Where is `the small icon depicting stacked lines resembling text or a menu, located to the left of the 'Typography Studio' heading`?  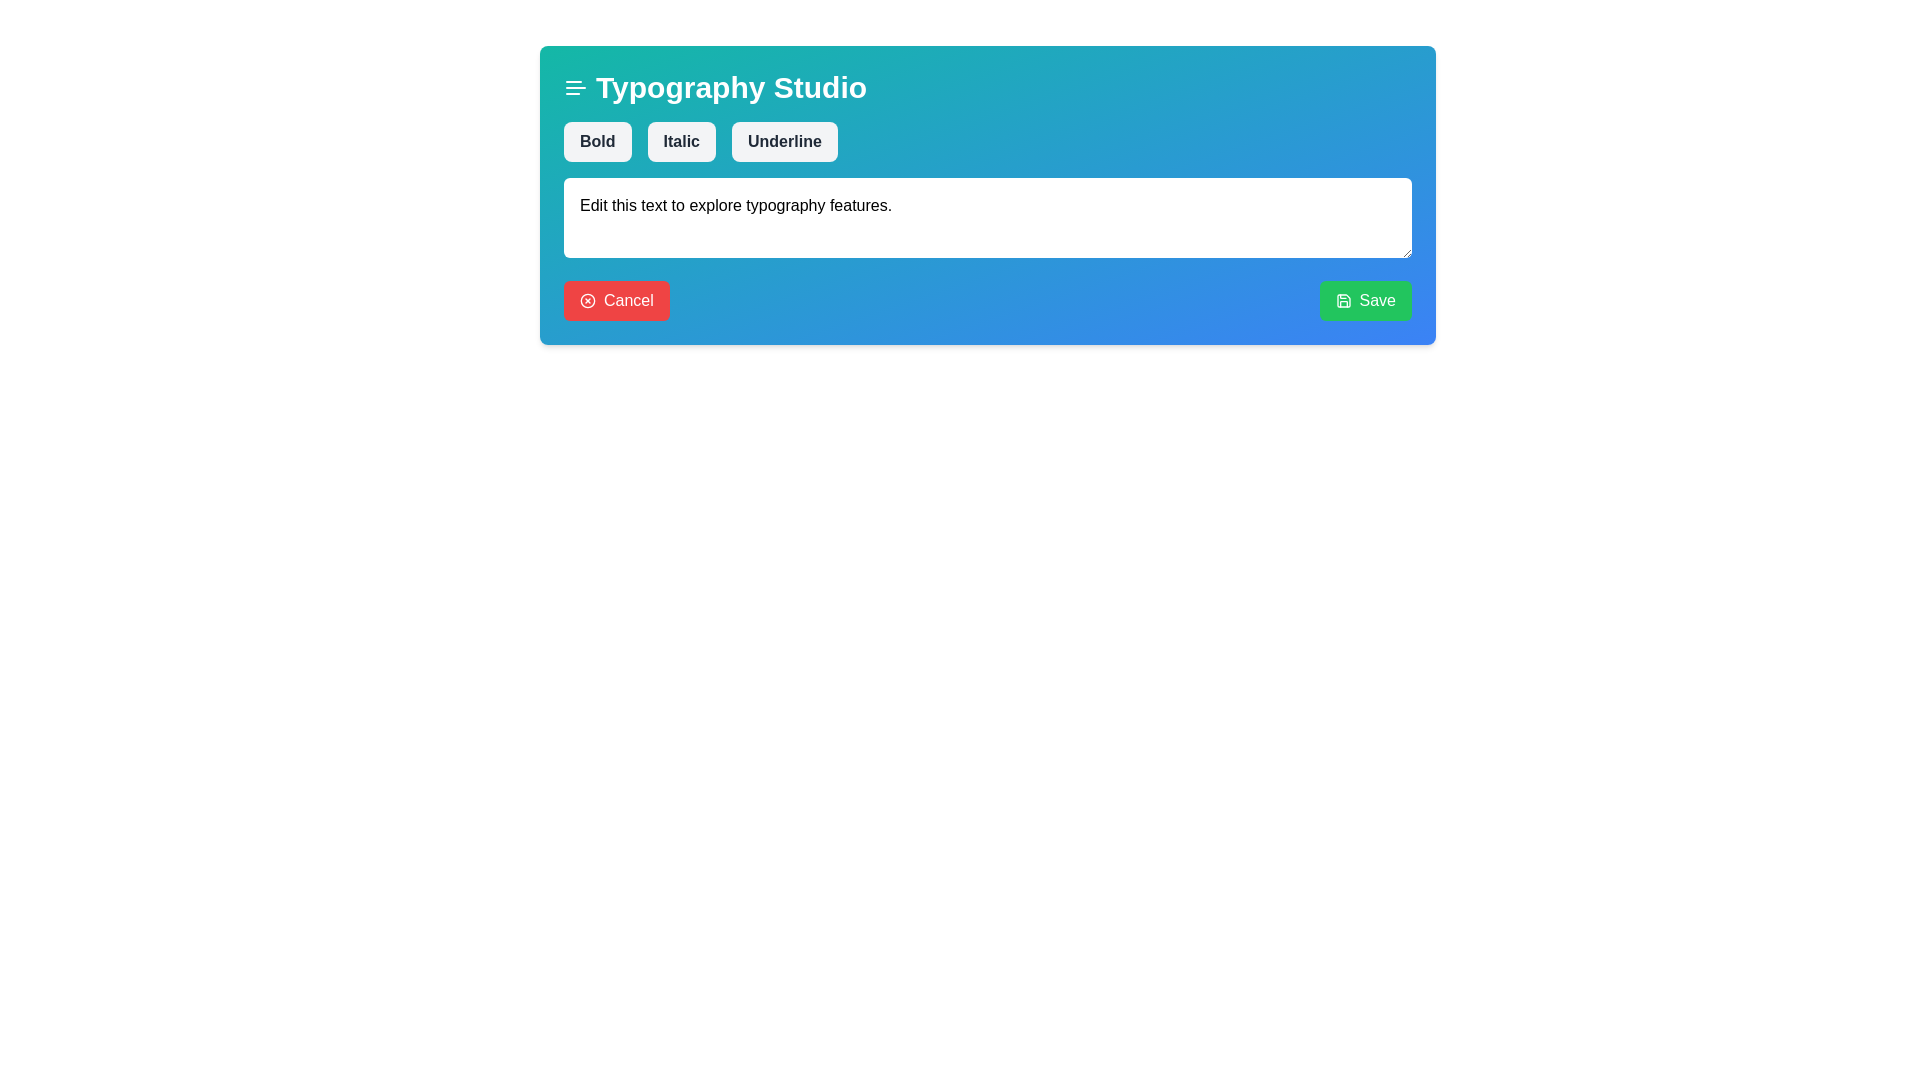
the small icon depicting stacked lines resembling text or a menu, located to the left of the 'Typography Studio' heading is located at coordinates (575, 87).